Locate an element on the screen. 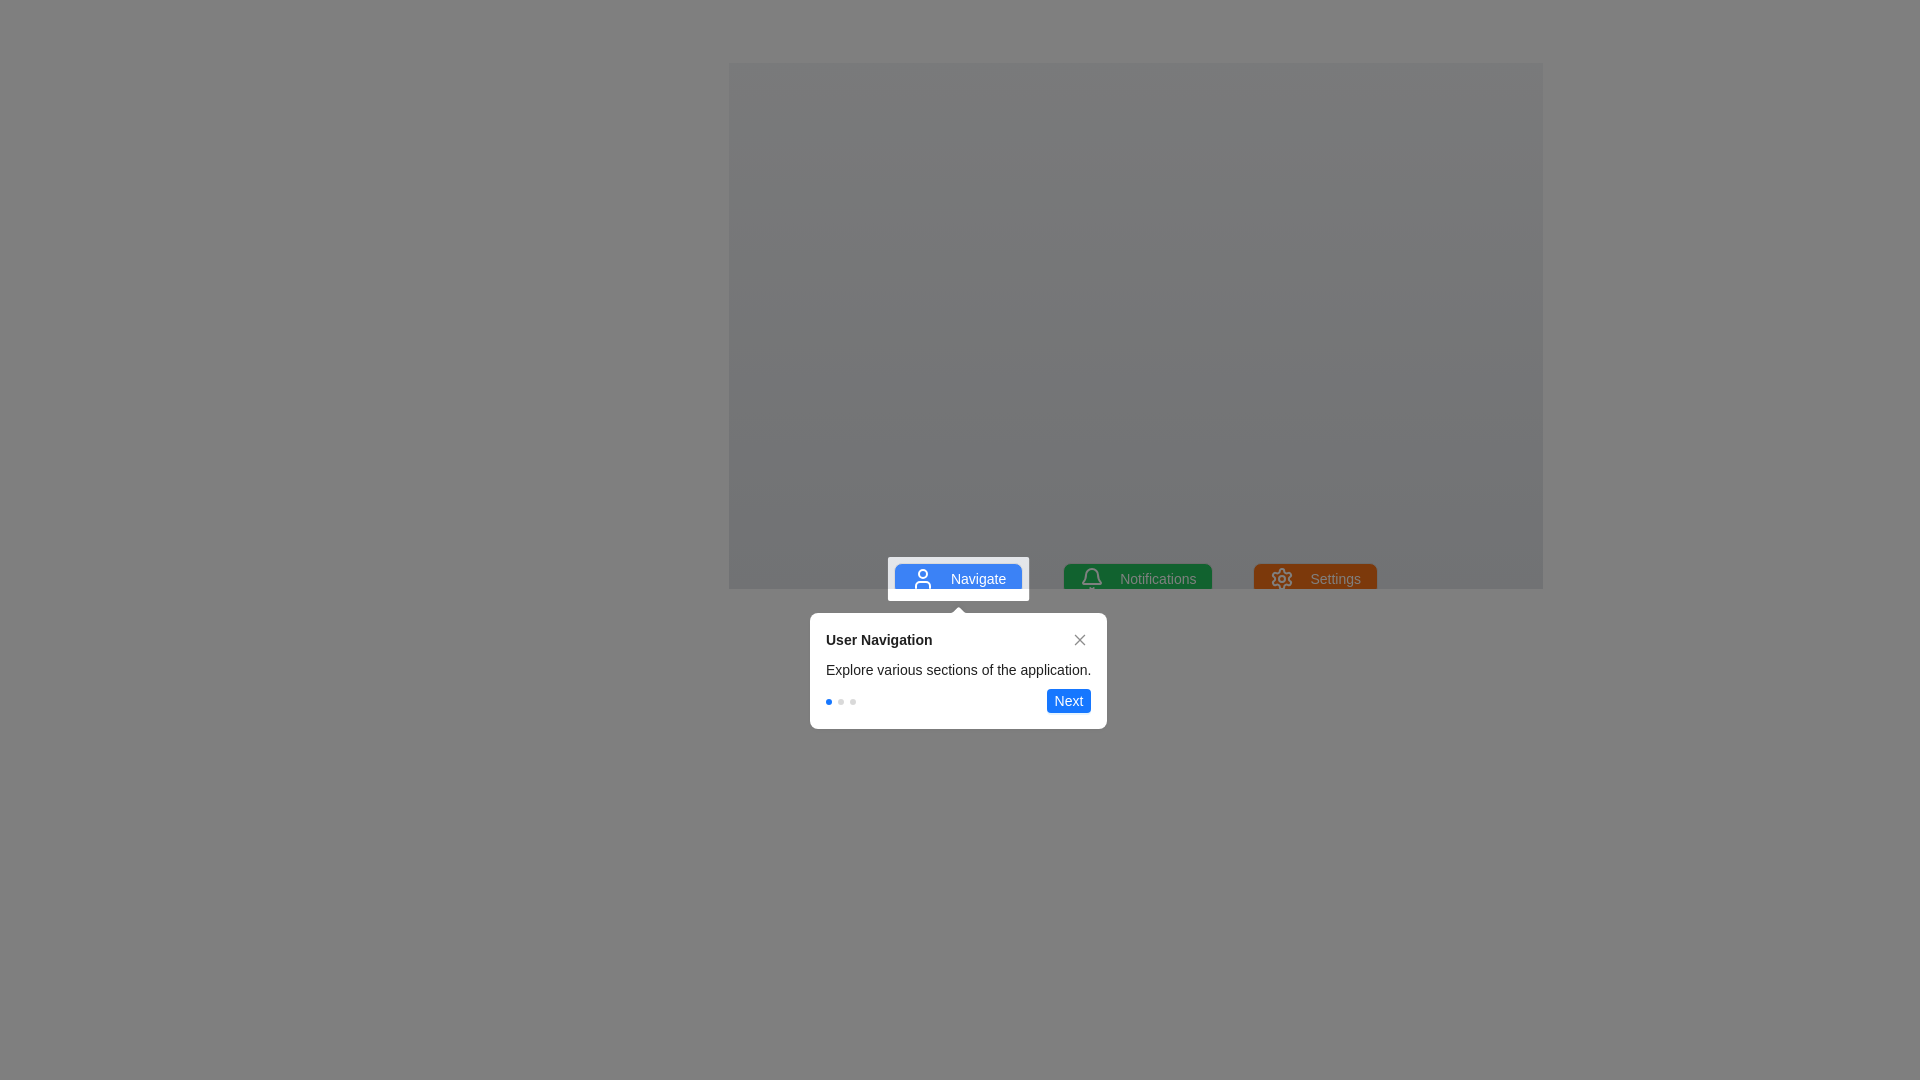  the green 'Notifications' button with a white bell icon to observe its hover effect is located at coordinates (1138, 578).